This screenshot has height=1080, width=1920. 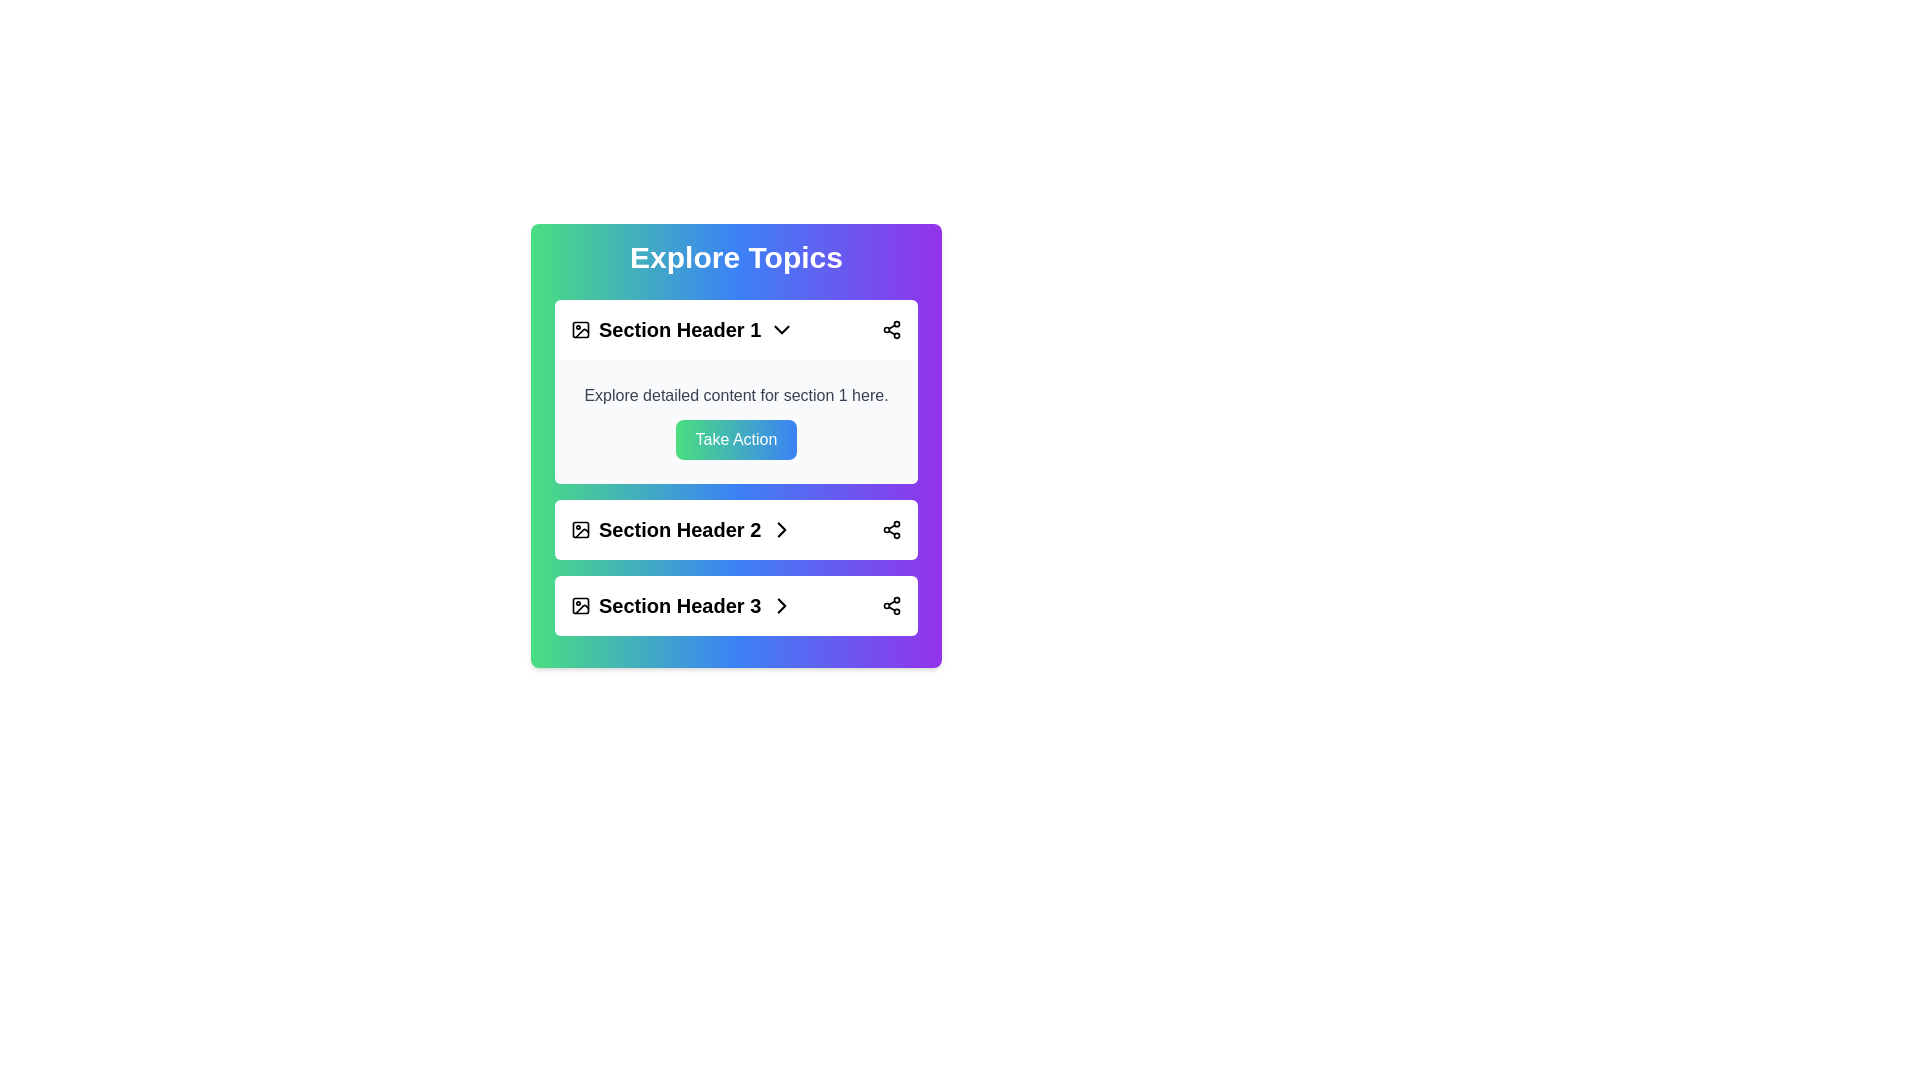 What do you see at coordinates (735, 329) in the screenshot?
I see `the Collapsible Header` at bounding box center [735, 329].